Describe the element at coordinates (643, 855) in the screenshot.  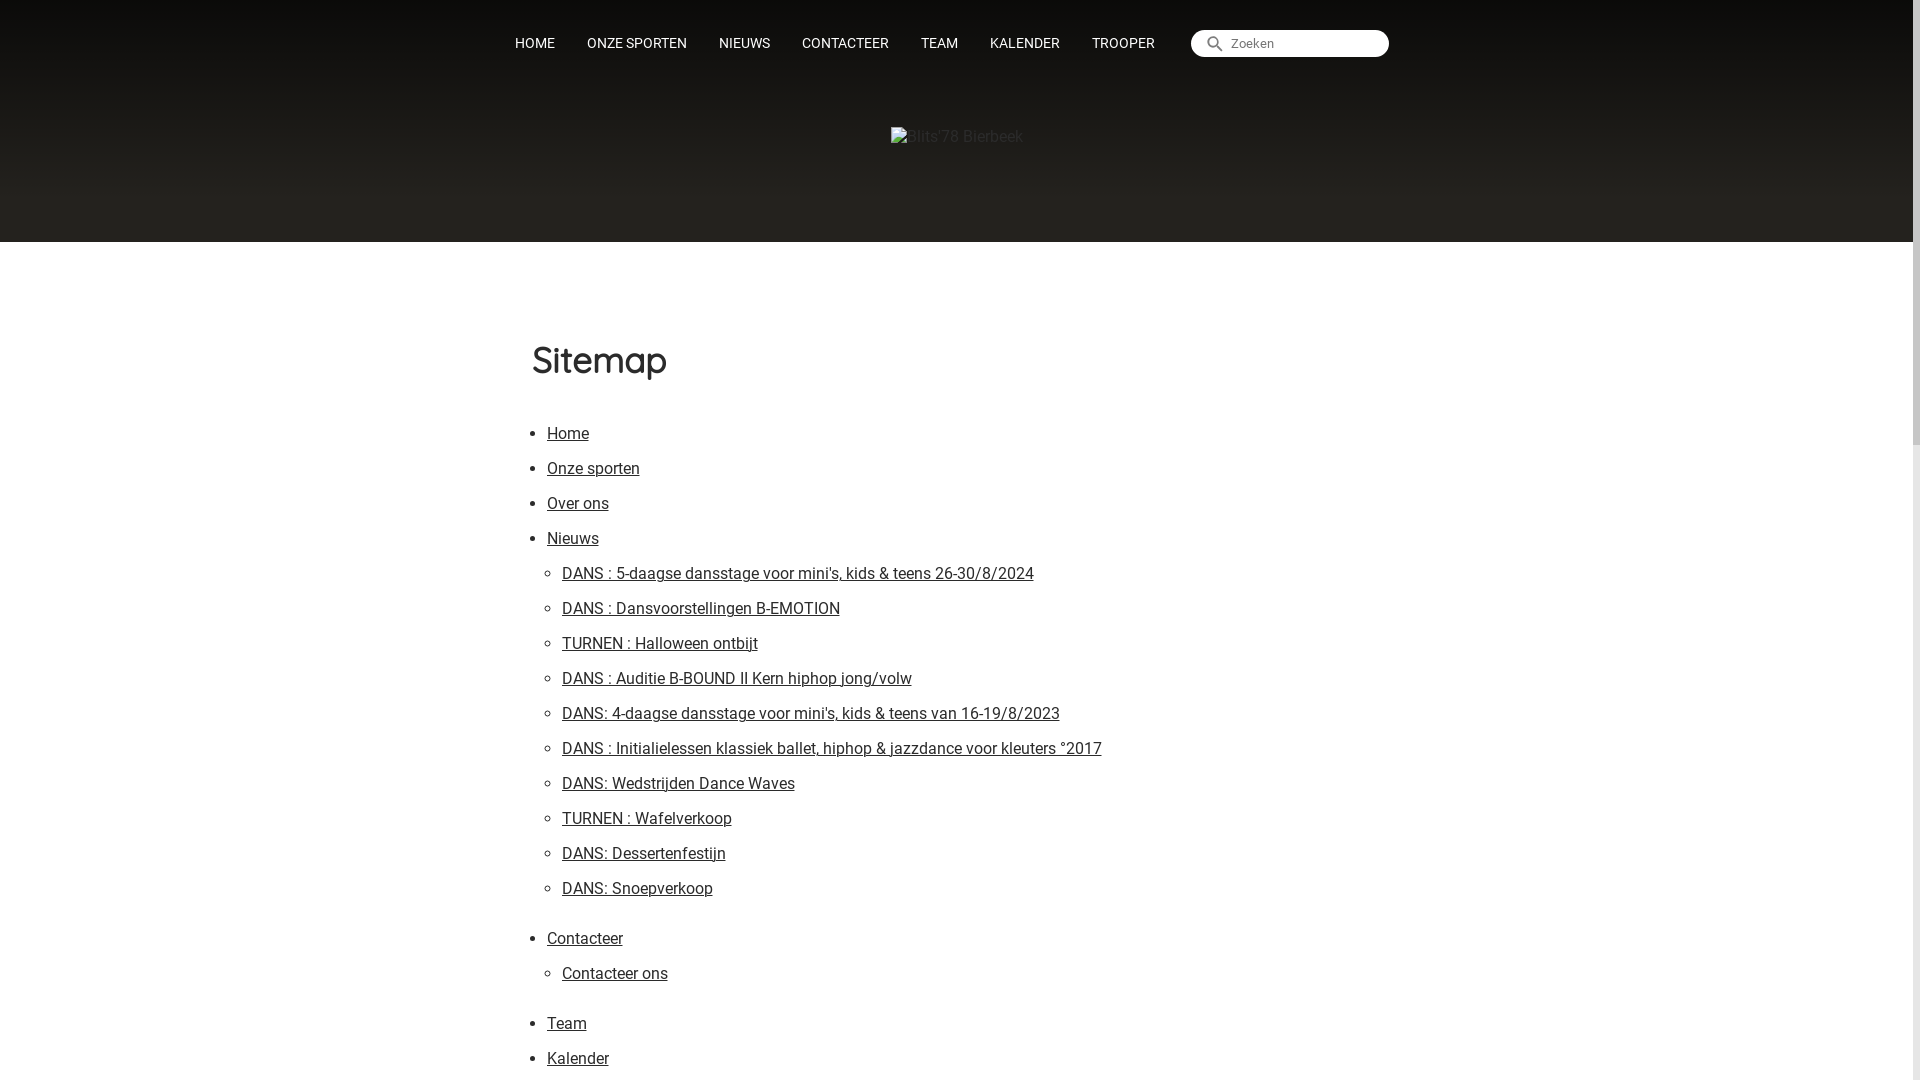
I see `'DANS: Dessertenfestijn'` at that location.